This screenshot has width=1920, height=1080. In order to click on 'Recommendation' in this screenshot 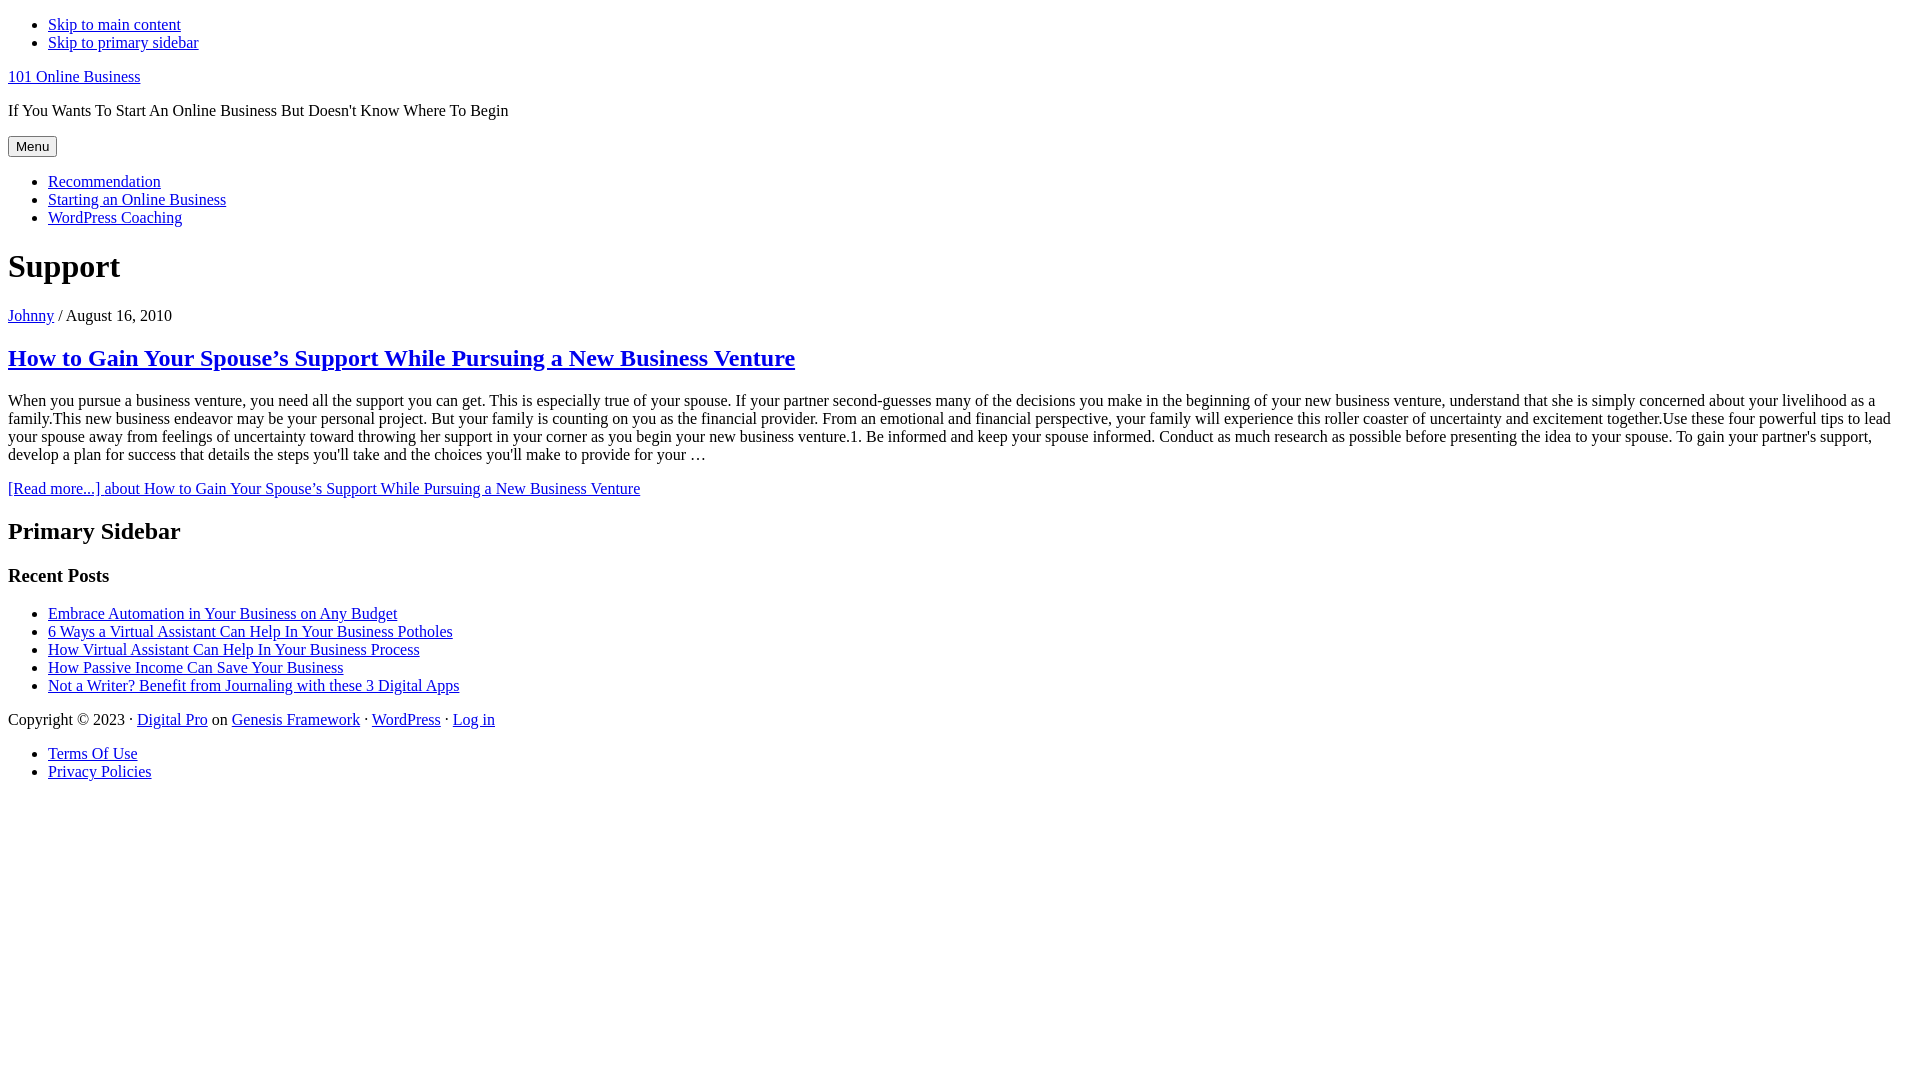, I will do `click(103, 181)`.